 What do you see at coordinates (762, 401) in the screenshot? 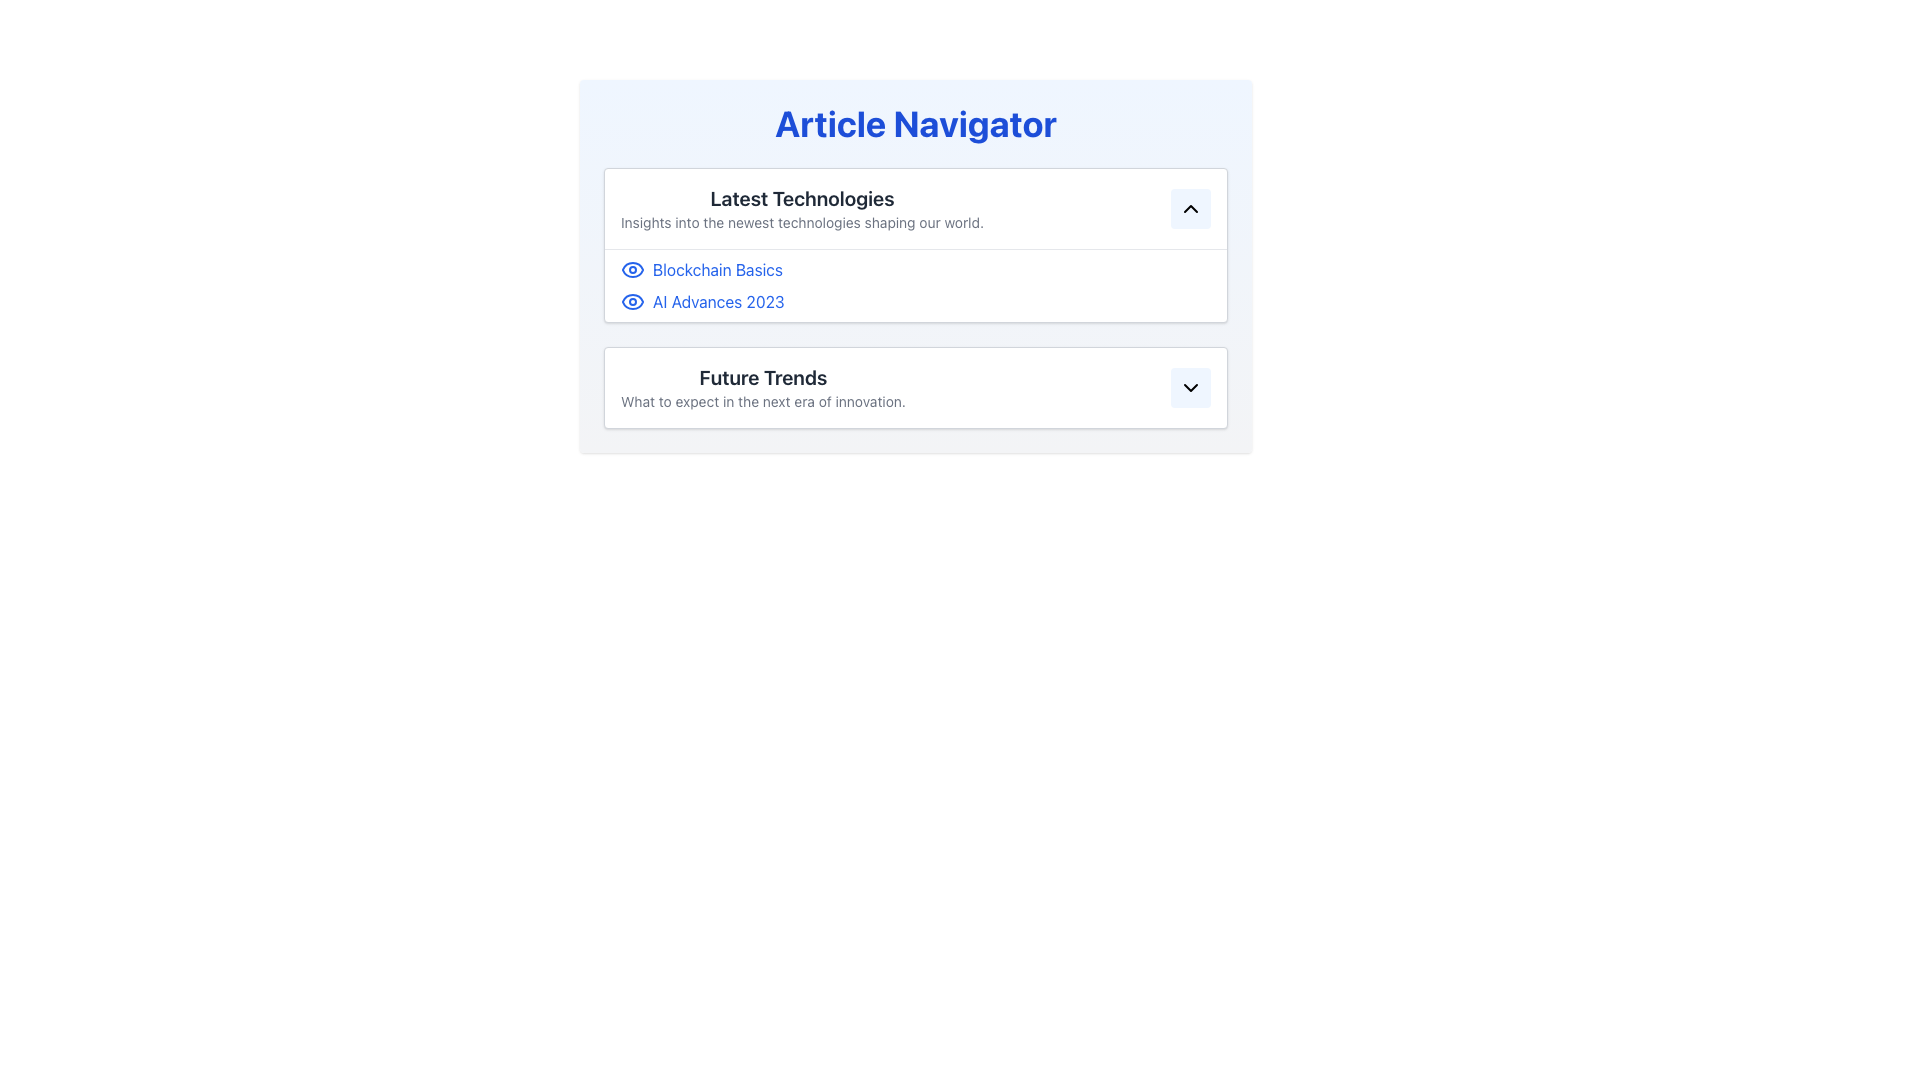
I see `descriptive text element located below the 'Future Trends' title, which states 'What to expect in the next era of innovation.'` at bounding box center [762, 401].